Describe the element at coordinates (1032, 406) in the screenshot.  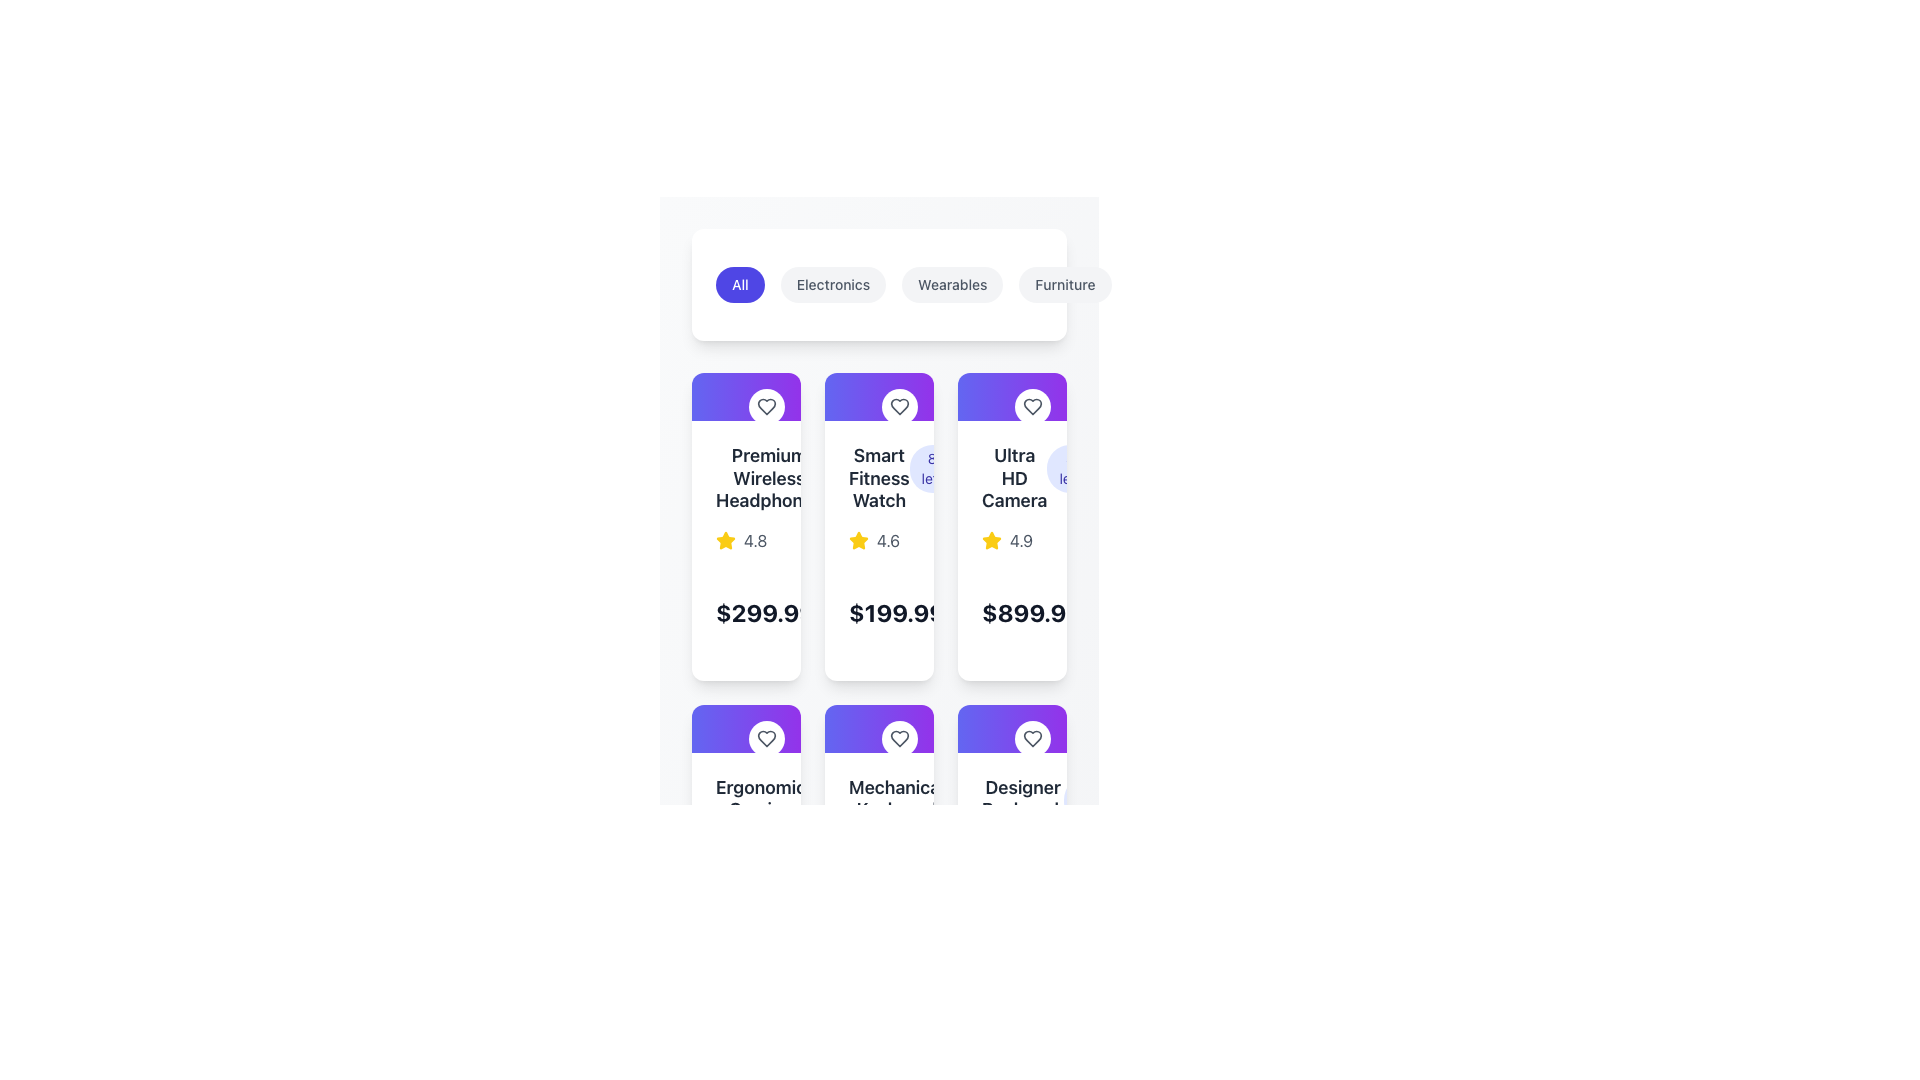
I see `the heart icon in the top section of the product card` at that location.